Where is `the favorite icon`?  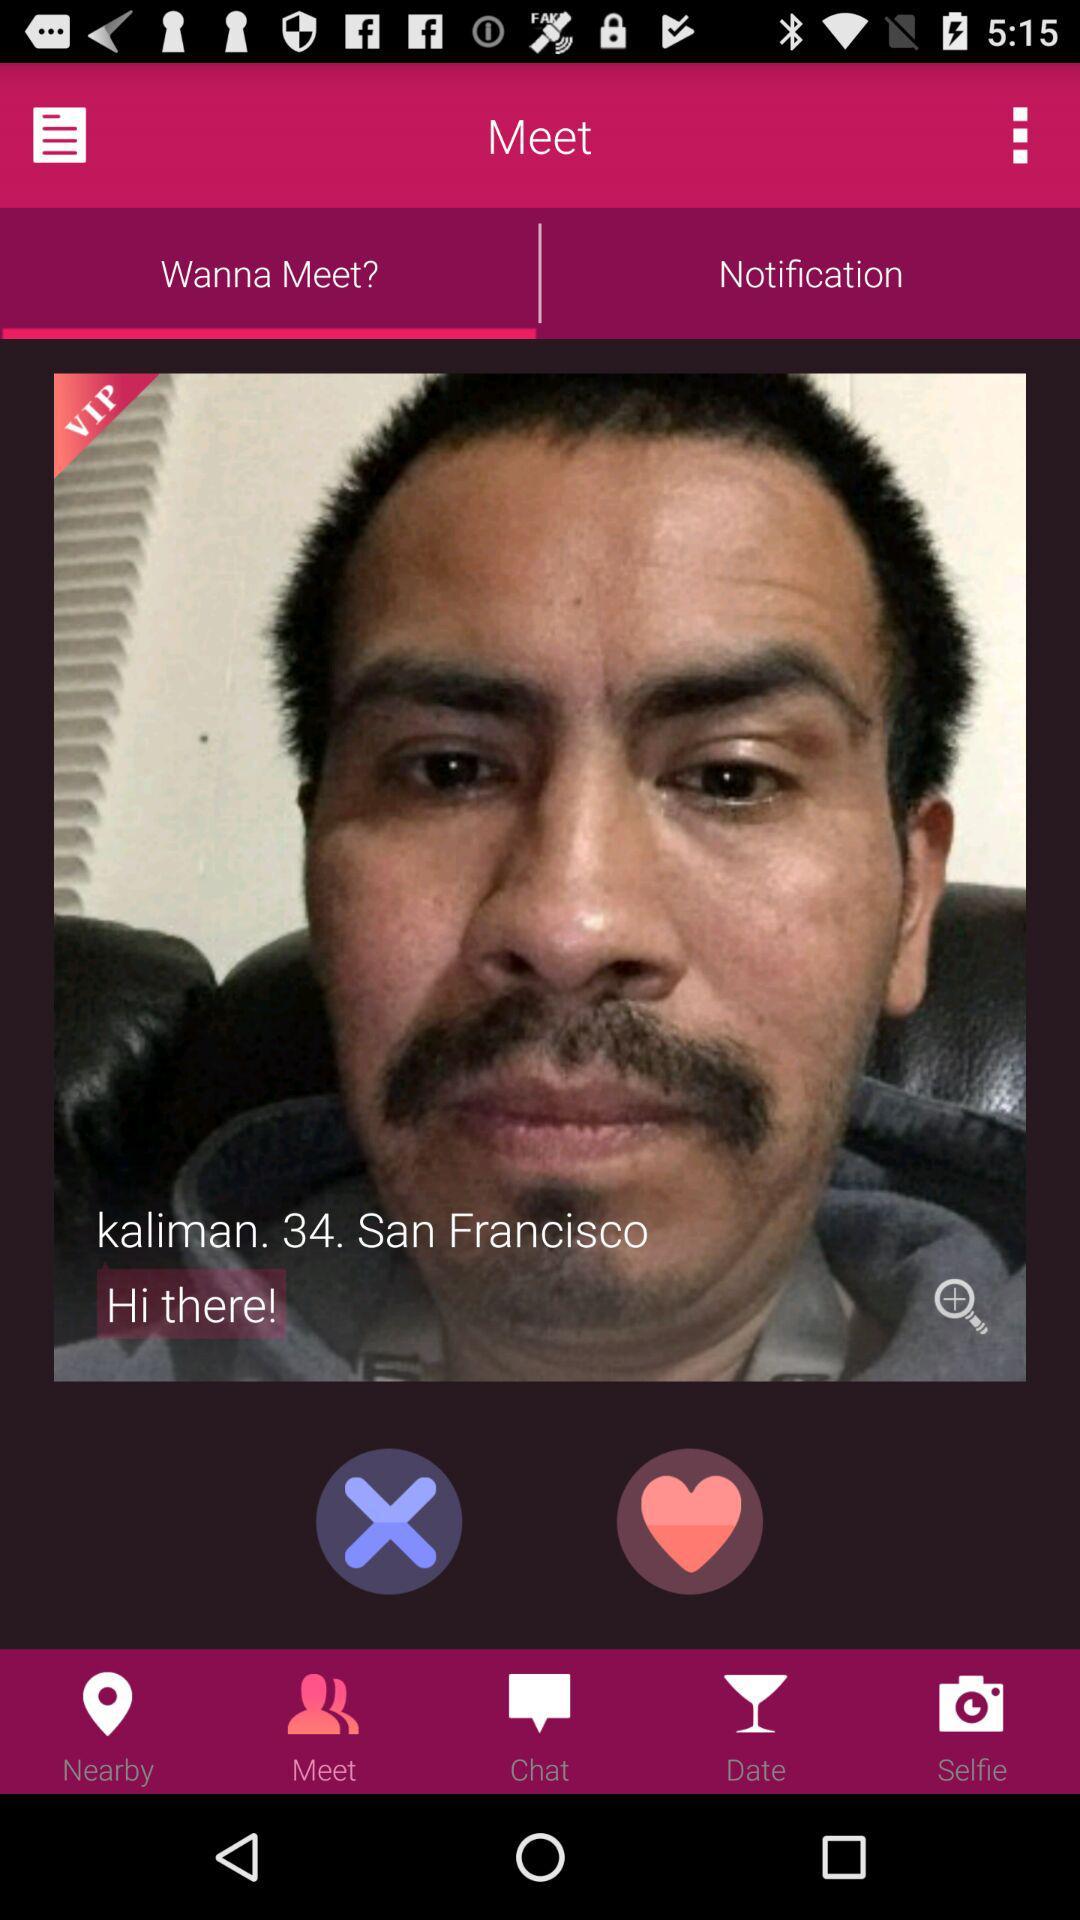
the favorite icon is located at coordinates (689, 1629).